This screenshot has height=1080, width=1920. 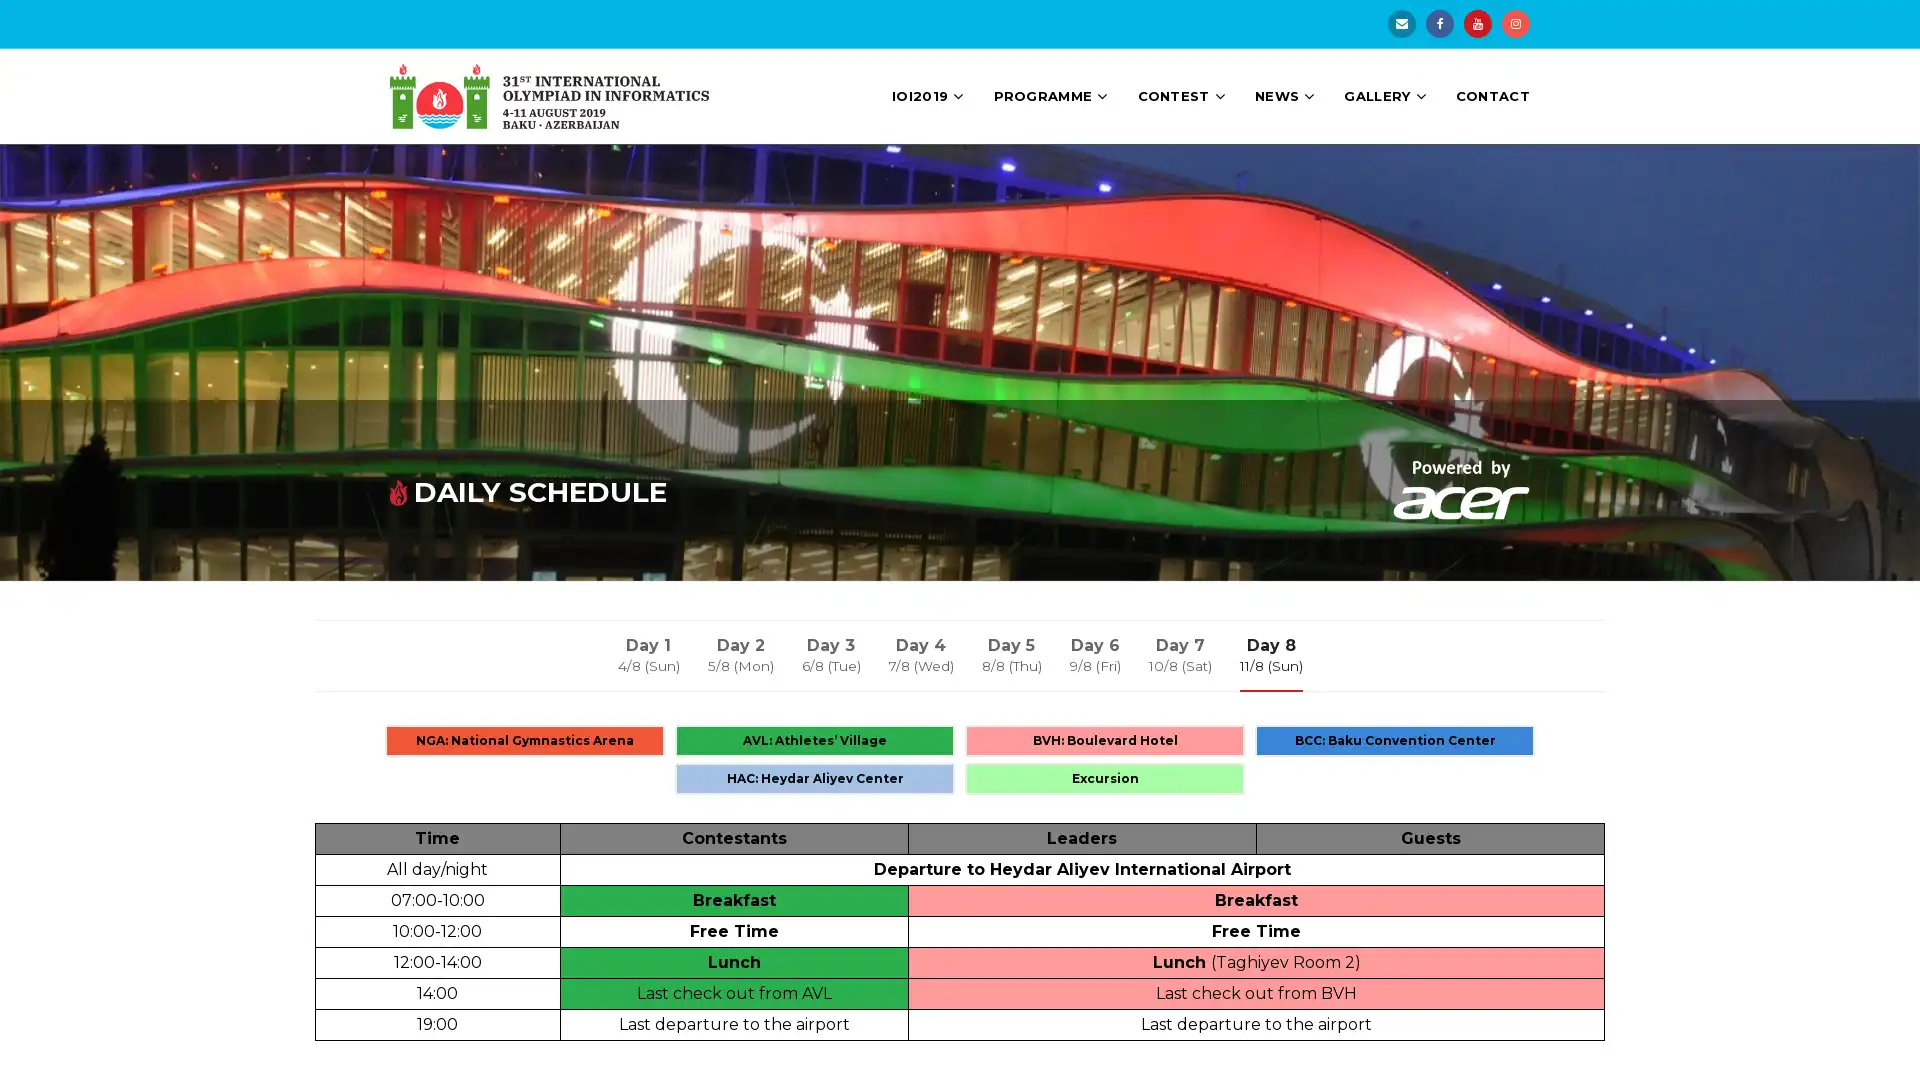 What do you see at coordinates (524, 740) in the screenshot?
I see `NGA: National Gymnastics Arena` at bounding box center [524, 740].